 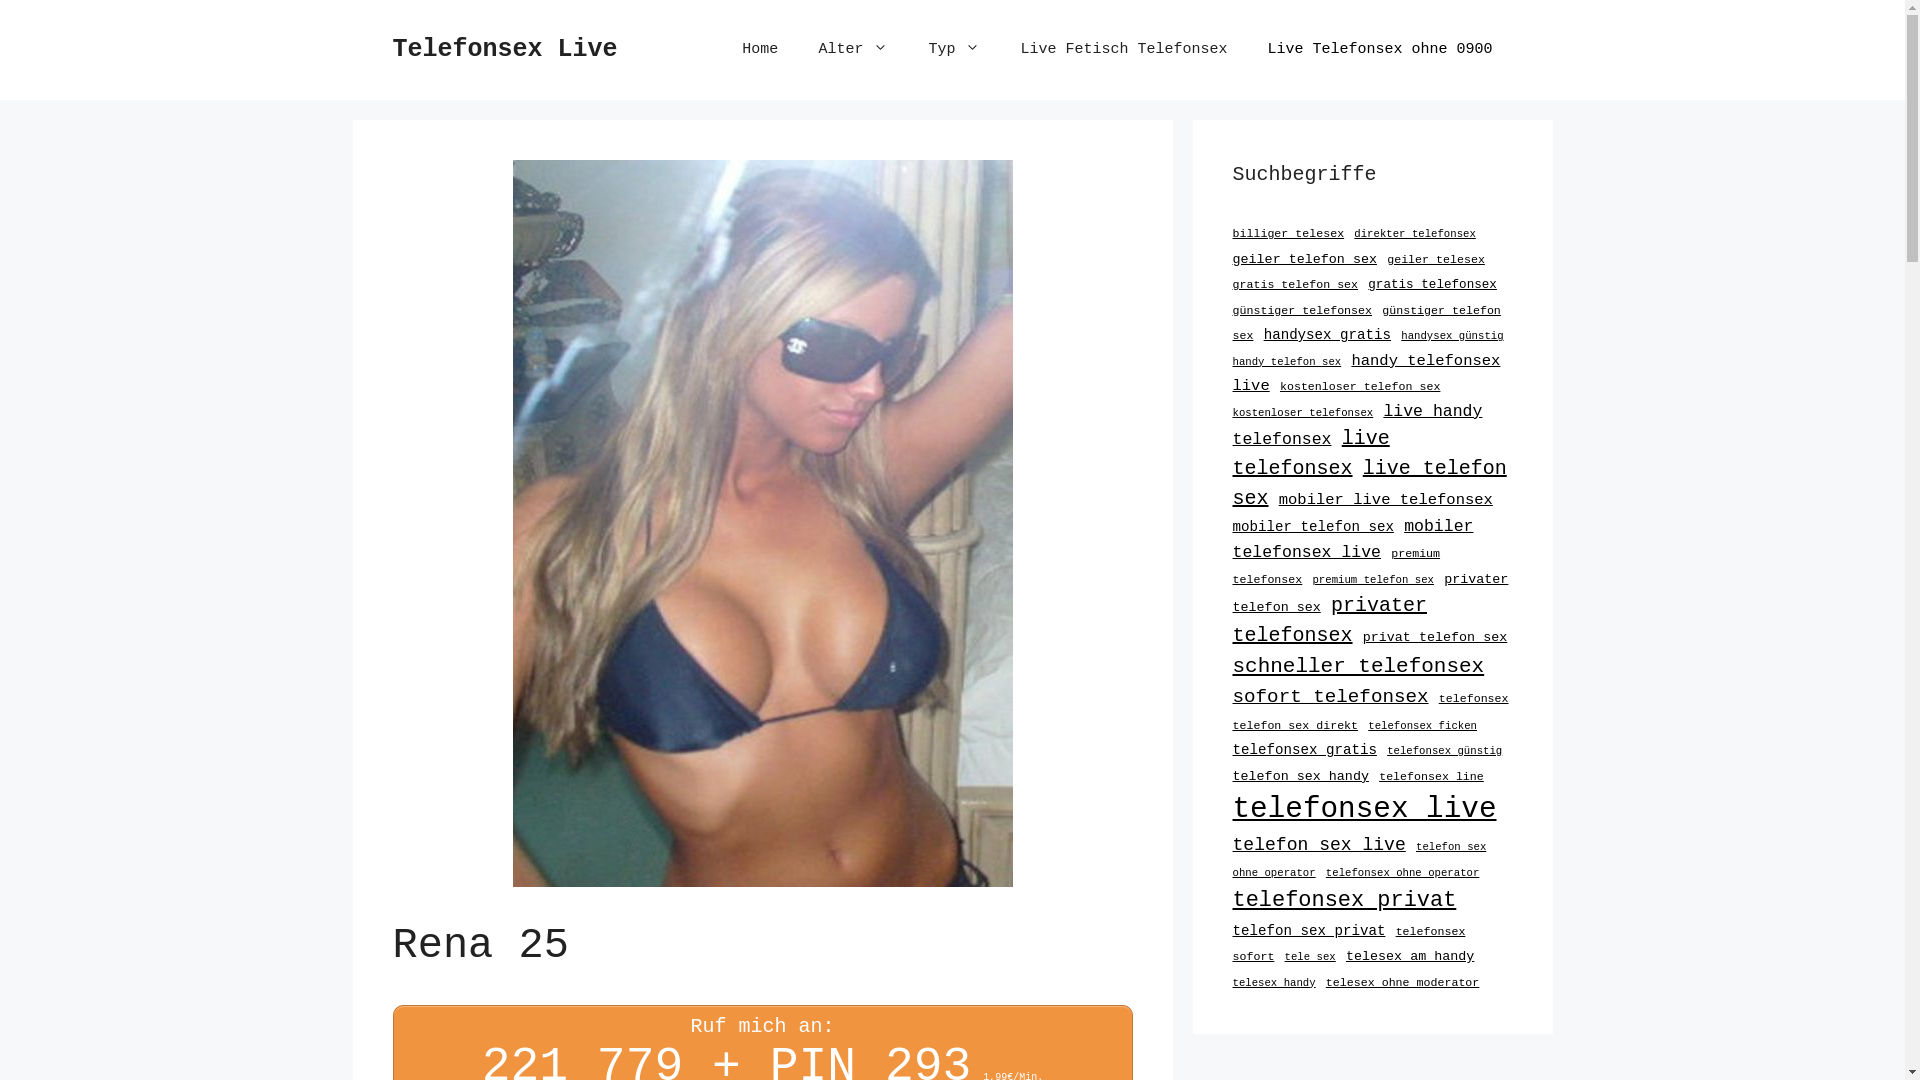 I want to click on 'privat telefon sex', so click(x=1434, y=637).